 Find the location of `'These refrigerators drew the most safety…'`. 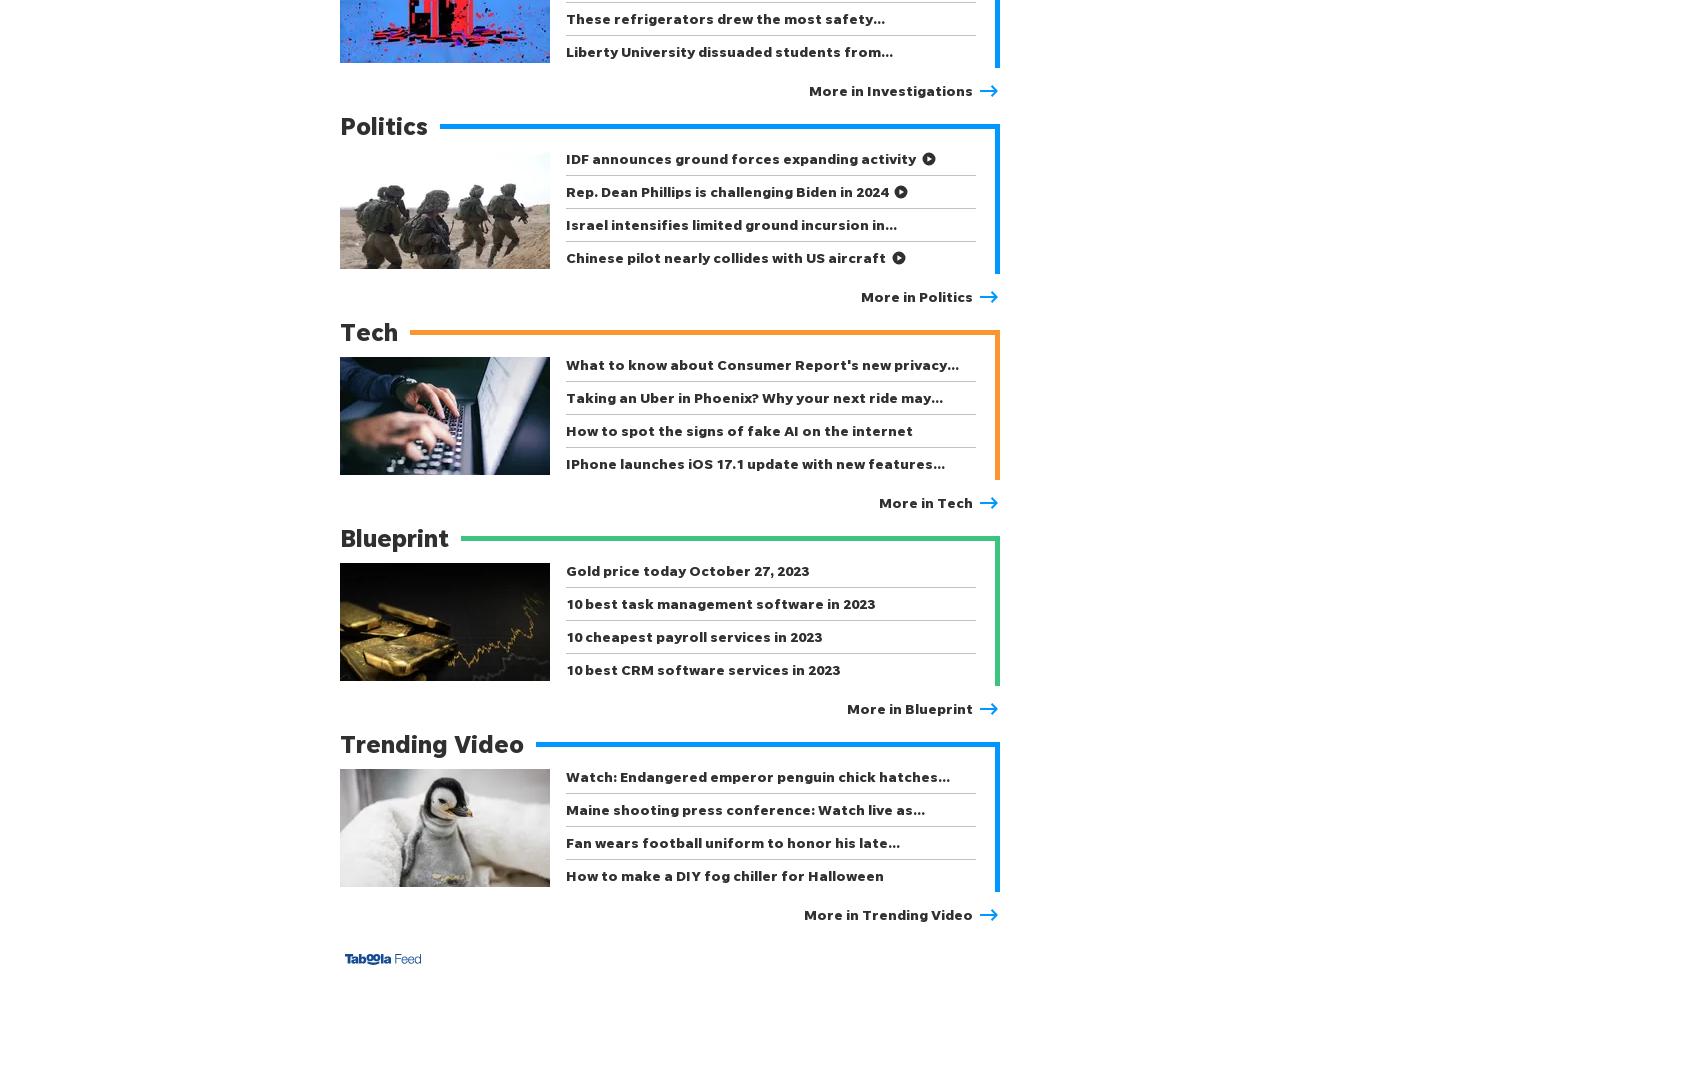

'These refrigerators drew the most safety…' is located at coordinates (725, 17).